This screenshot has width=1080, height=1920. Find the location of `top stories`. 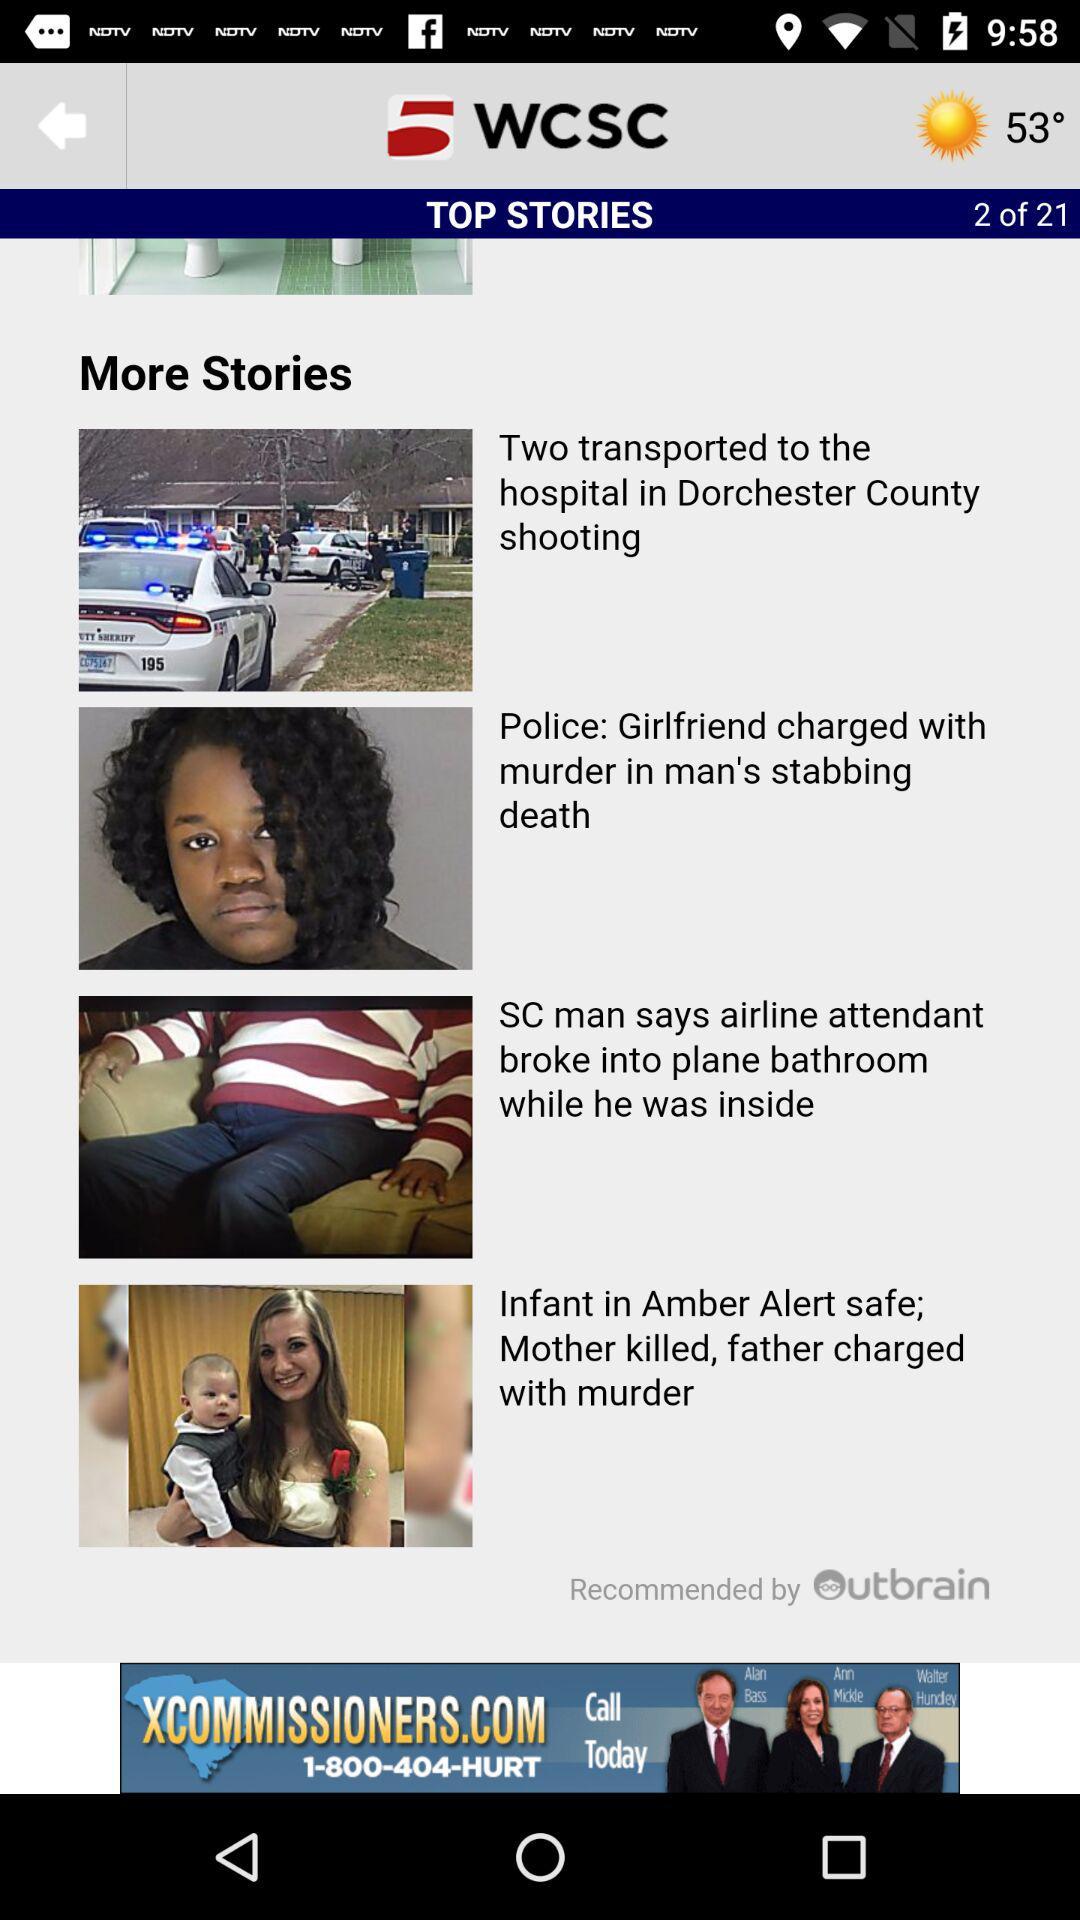

top stories is located at coordinates (540, 949).